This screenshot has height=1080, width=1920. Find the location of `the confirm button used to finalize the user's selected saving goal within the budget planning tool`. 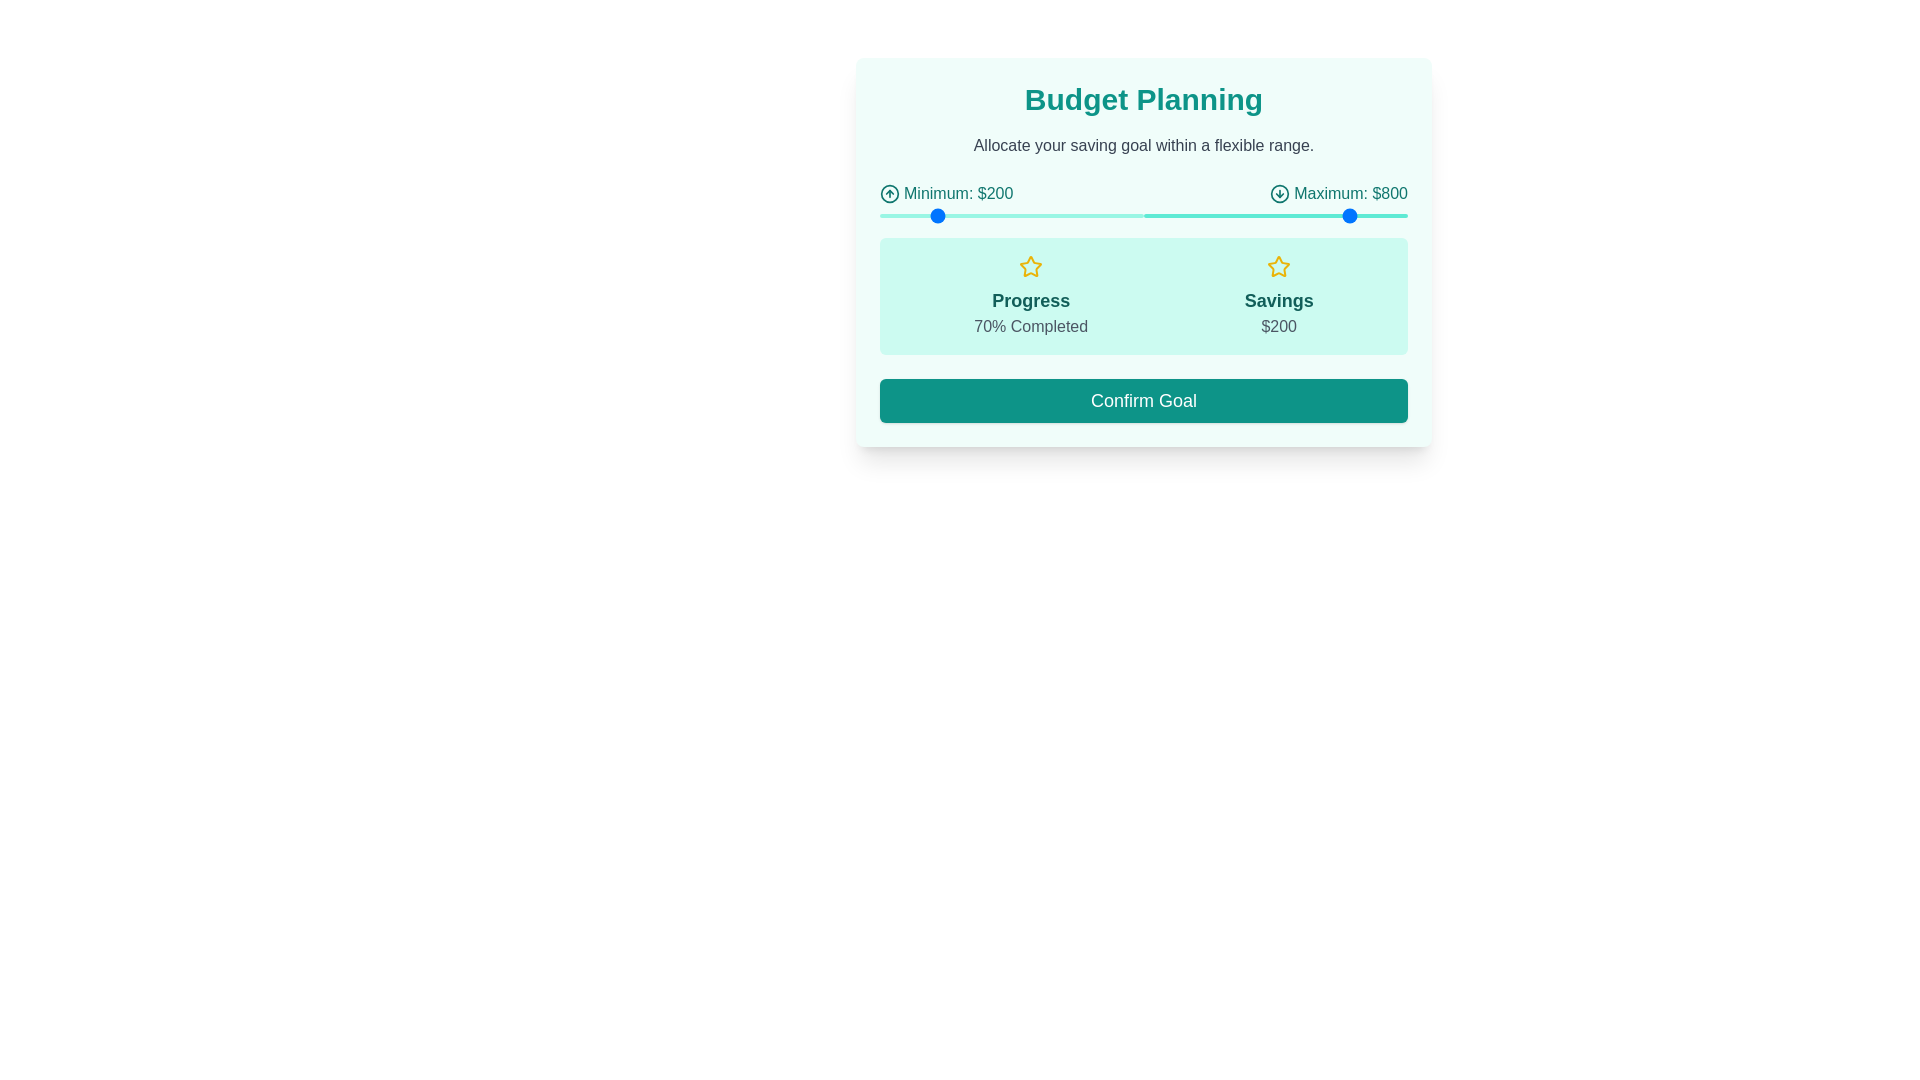

the confirm button used to finalize the user's selected saving goal within the budget planning tool is located at coordinates (1143, 400).